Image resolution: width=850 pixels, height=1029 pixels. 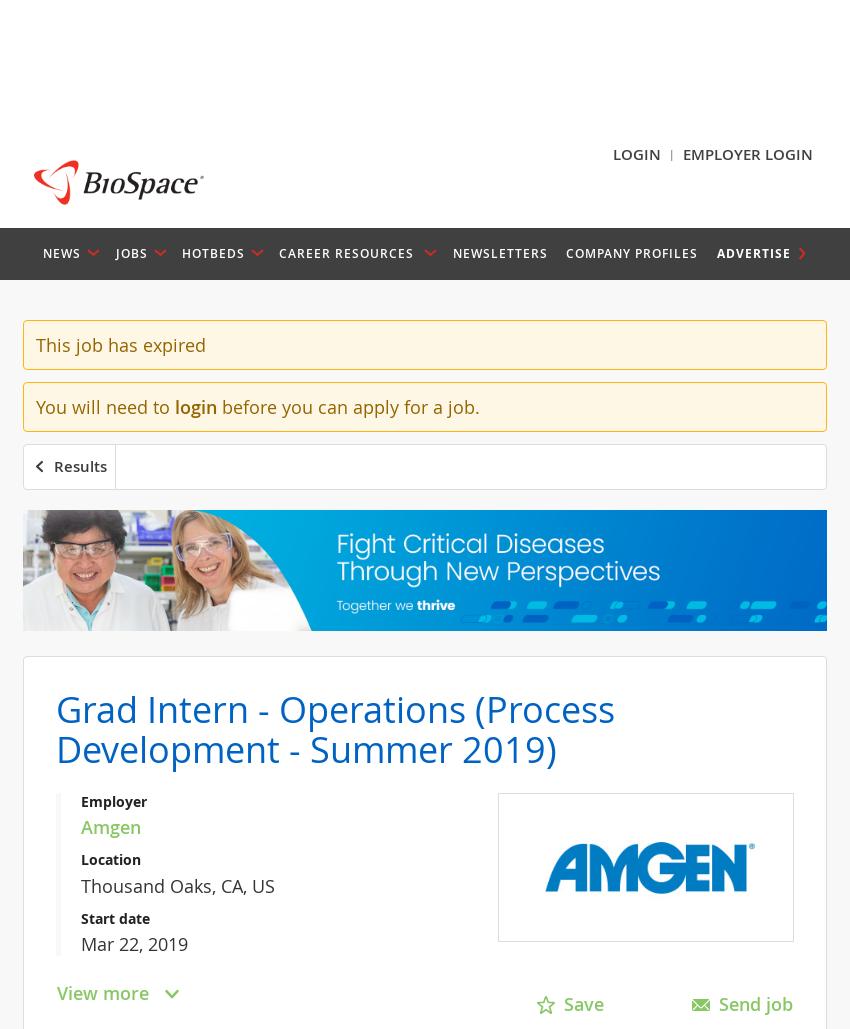 What do you see at coordinates (630, 251) in the screenshot?
I see `'Company Profiles'` at bounding box center [630, 251].